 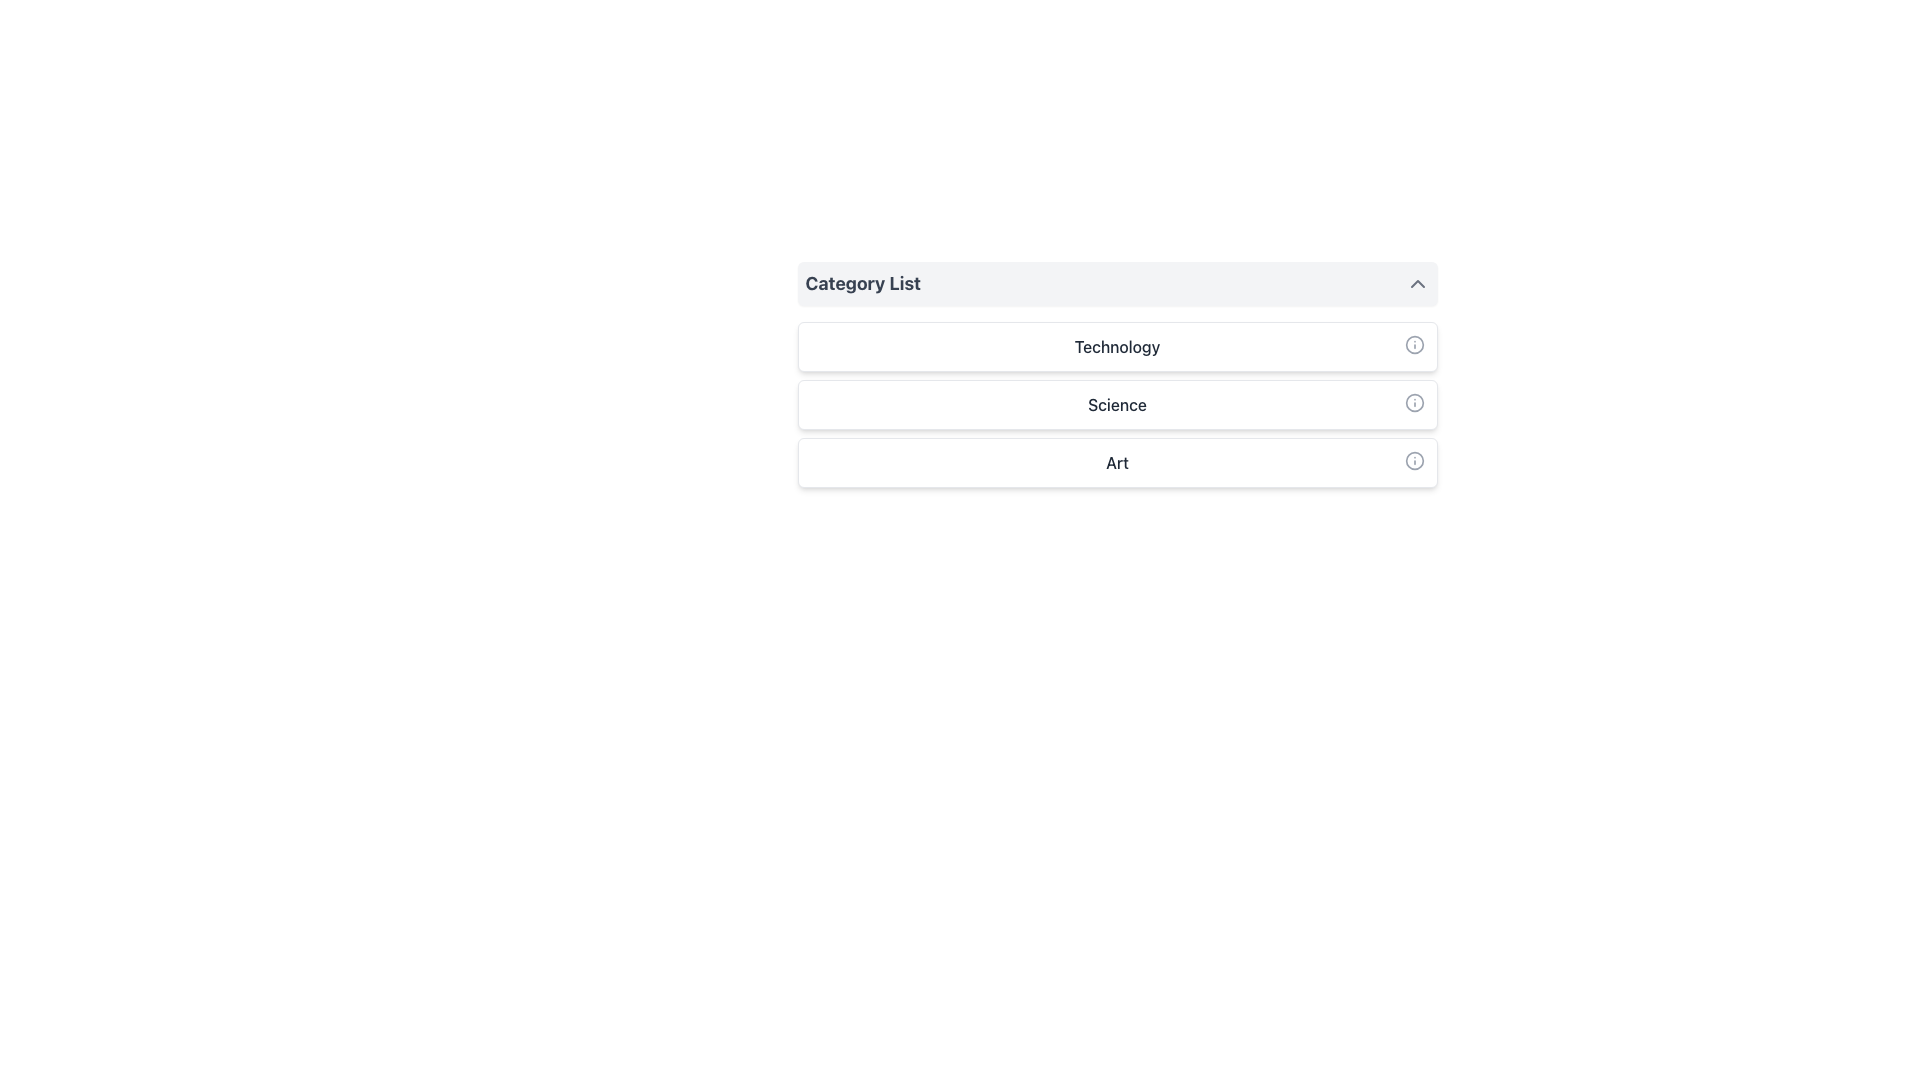 What do you see at coordinates (1116, 405) in the screenshot?
I see `the category labels in the categorized list component located beneath the 'Category List' header` at bounding box center [1116, 405].